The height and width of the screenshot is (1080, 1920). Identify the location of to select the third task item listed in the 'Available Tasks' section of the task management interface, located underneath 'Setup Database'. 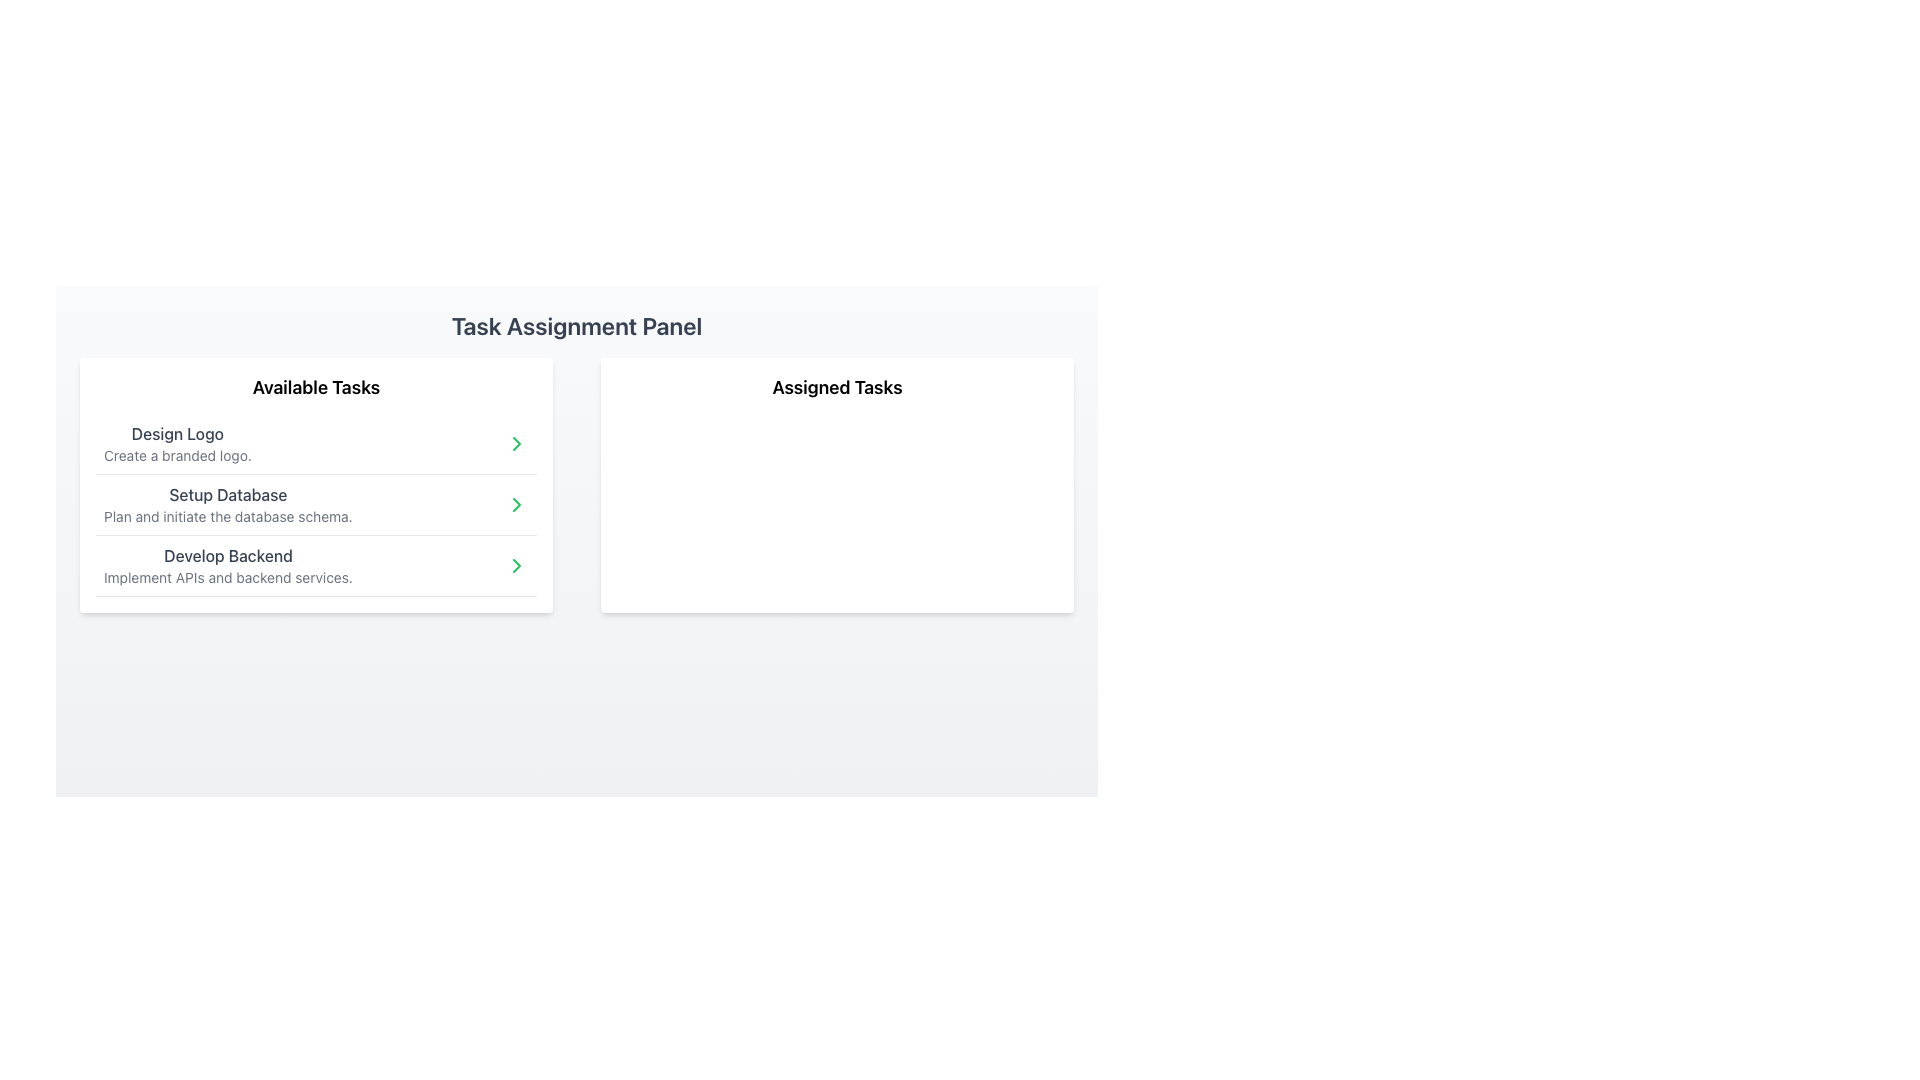
(315, 566).